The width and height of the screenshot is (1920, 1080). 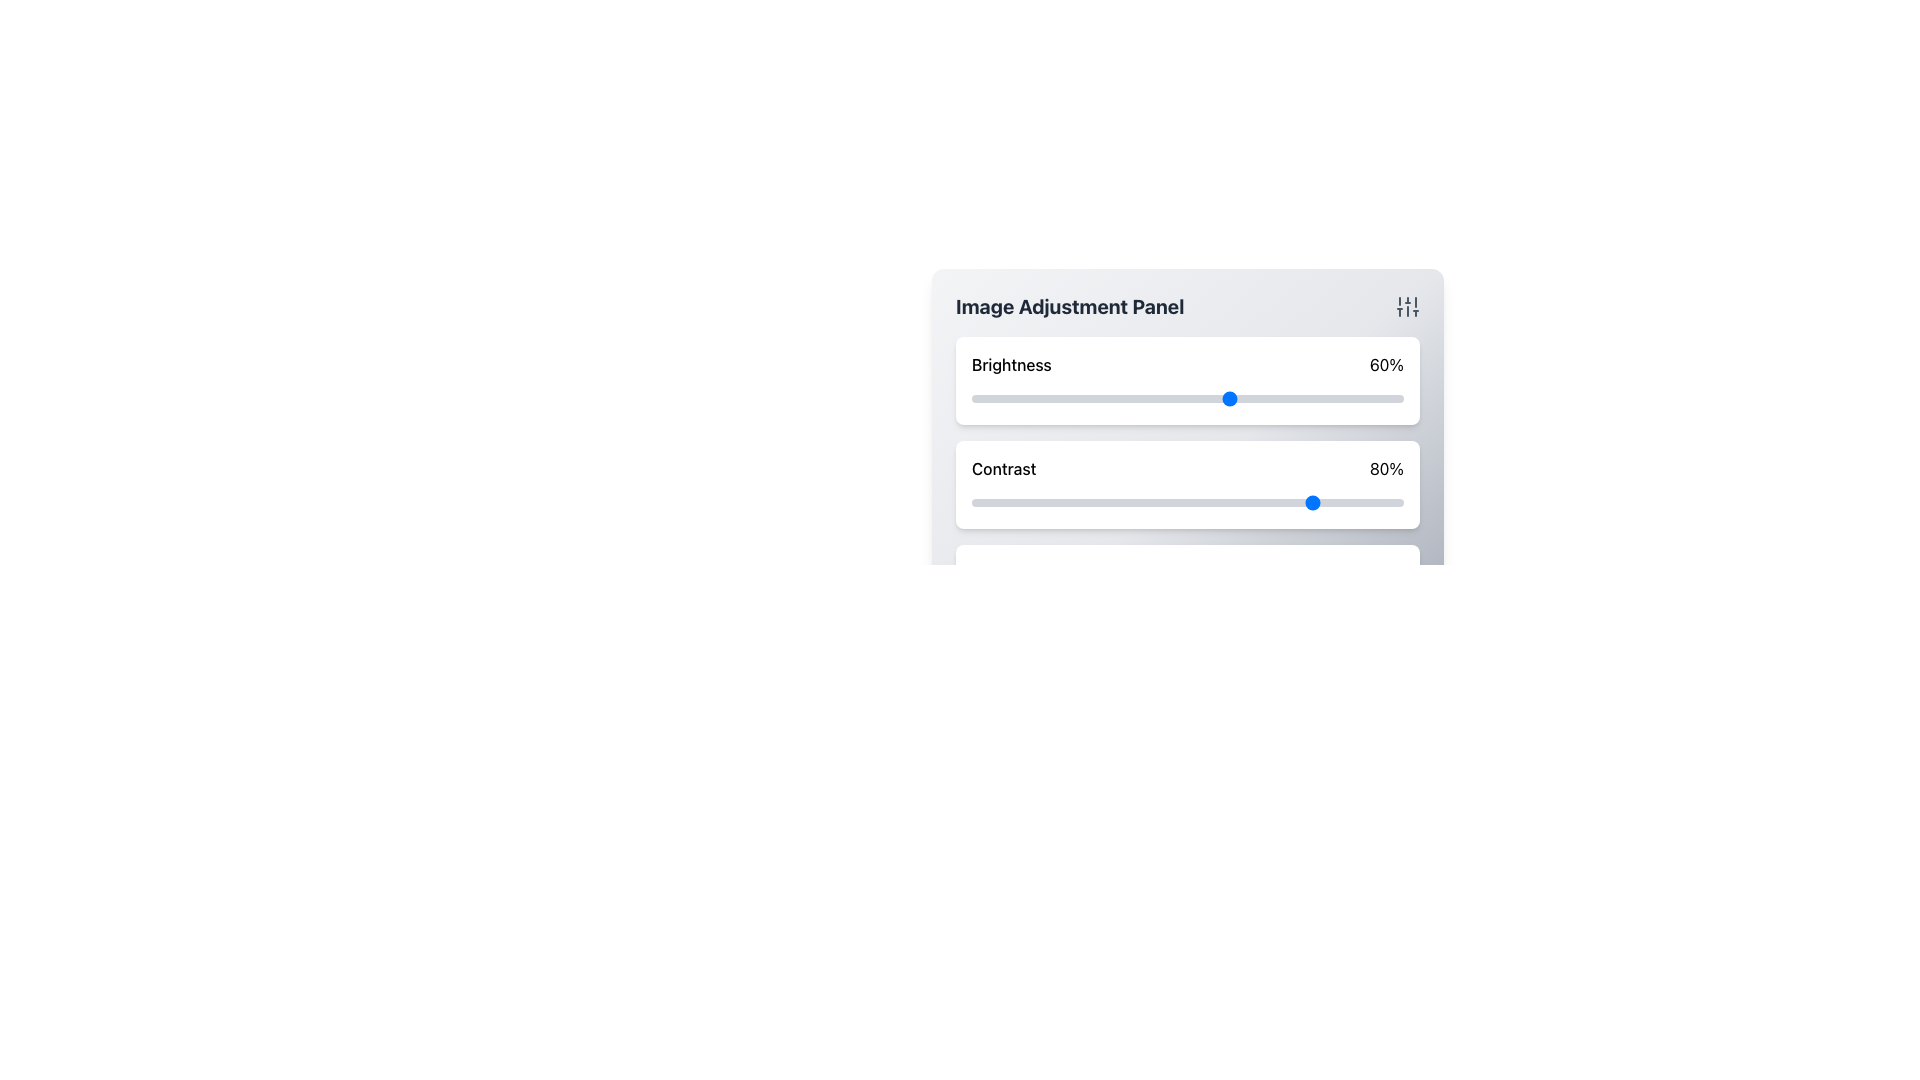 I want to click on brightness, so click(x=1291, y=398).